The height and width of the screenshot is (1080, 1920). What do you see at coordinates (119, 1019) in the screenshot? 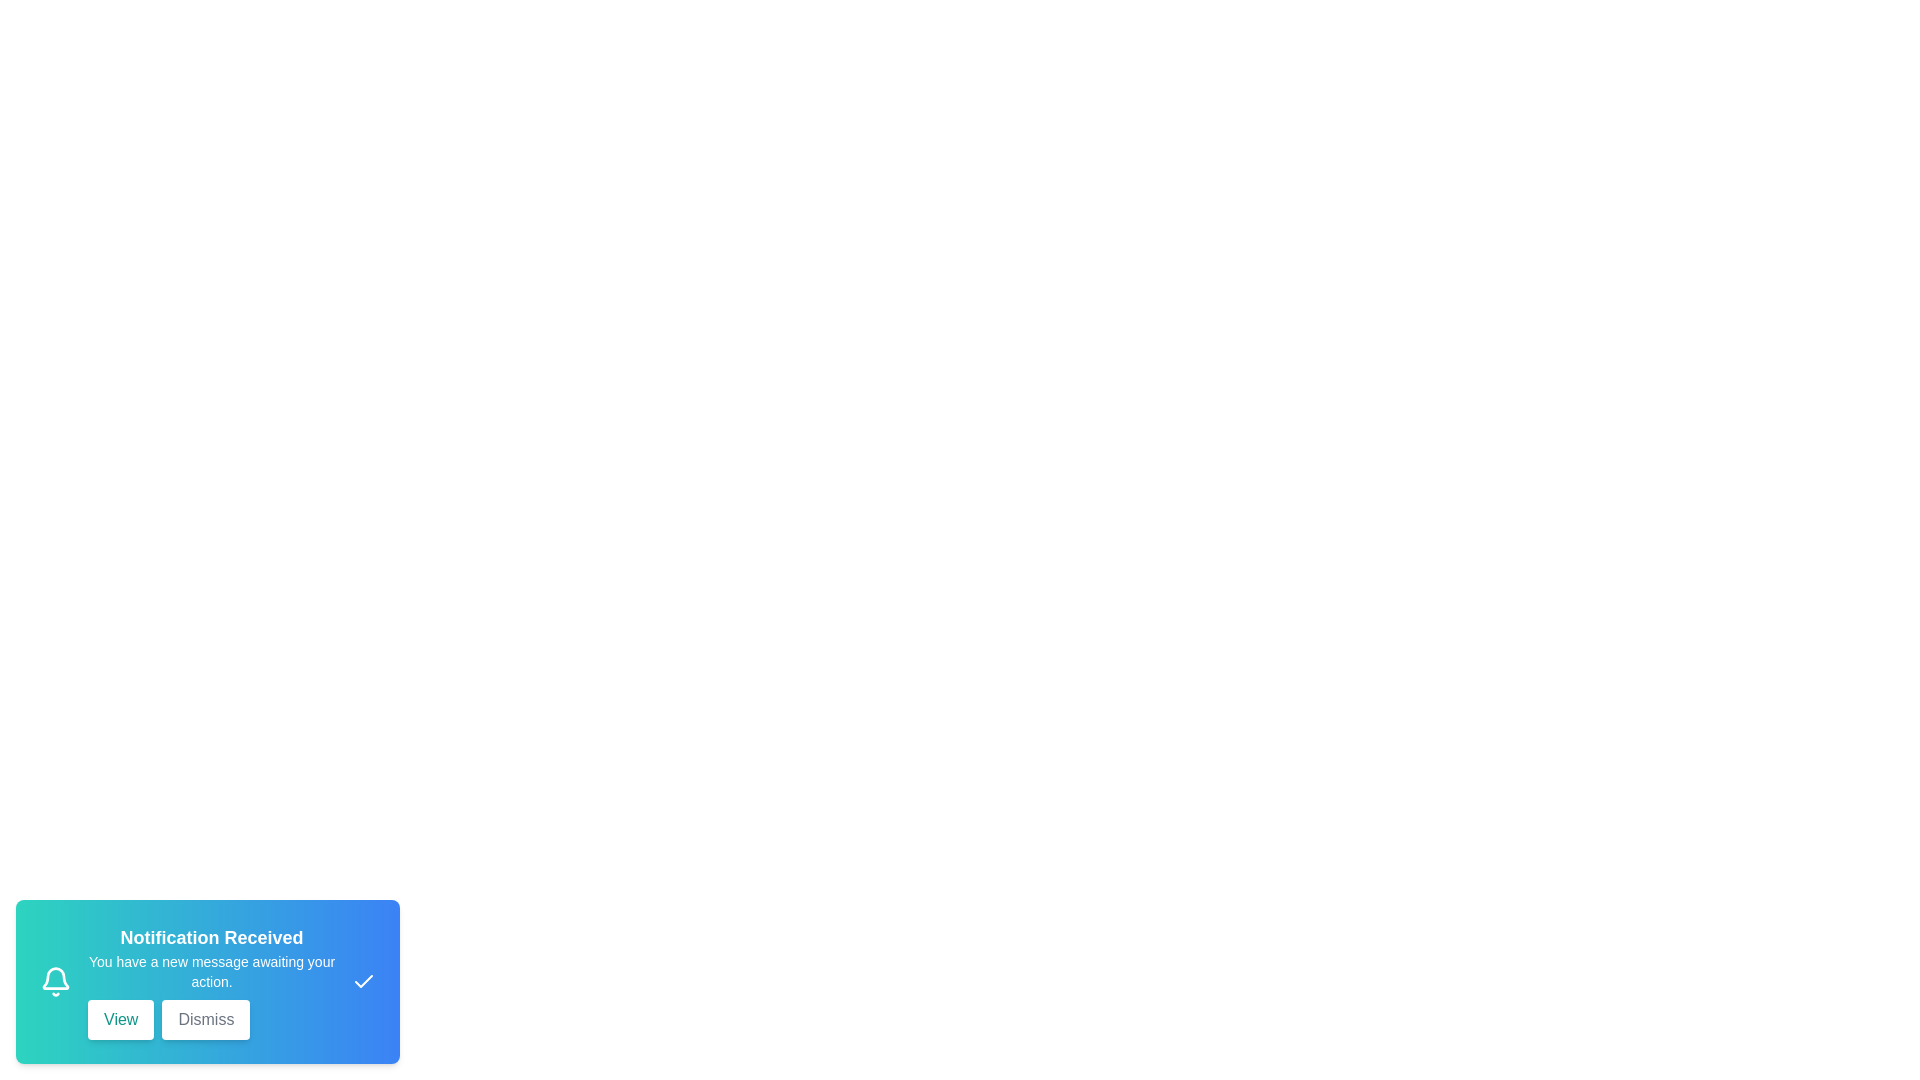
I see `'View' button to navigate to message details` at bounding box center [119, 1019].